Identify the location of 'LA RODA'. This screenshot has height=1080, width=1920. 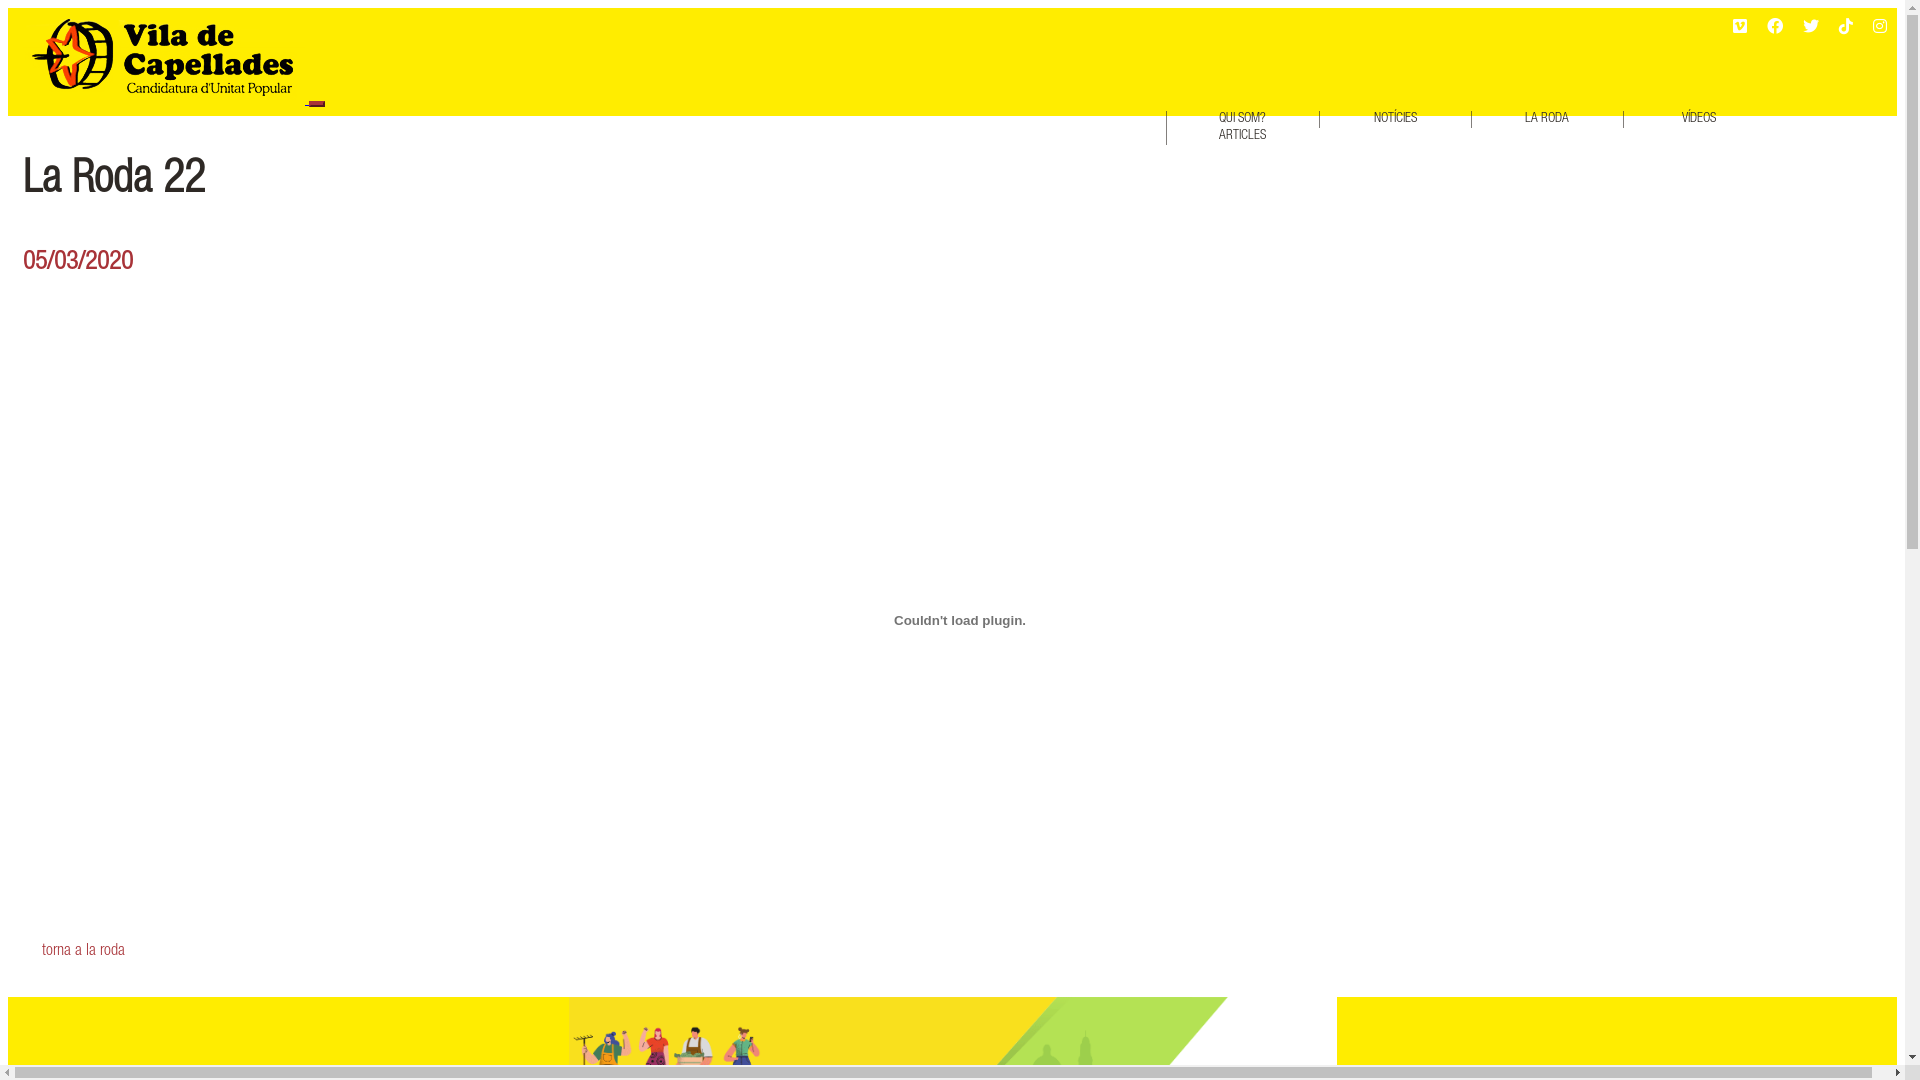
(1546, 119).